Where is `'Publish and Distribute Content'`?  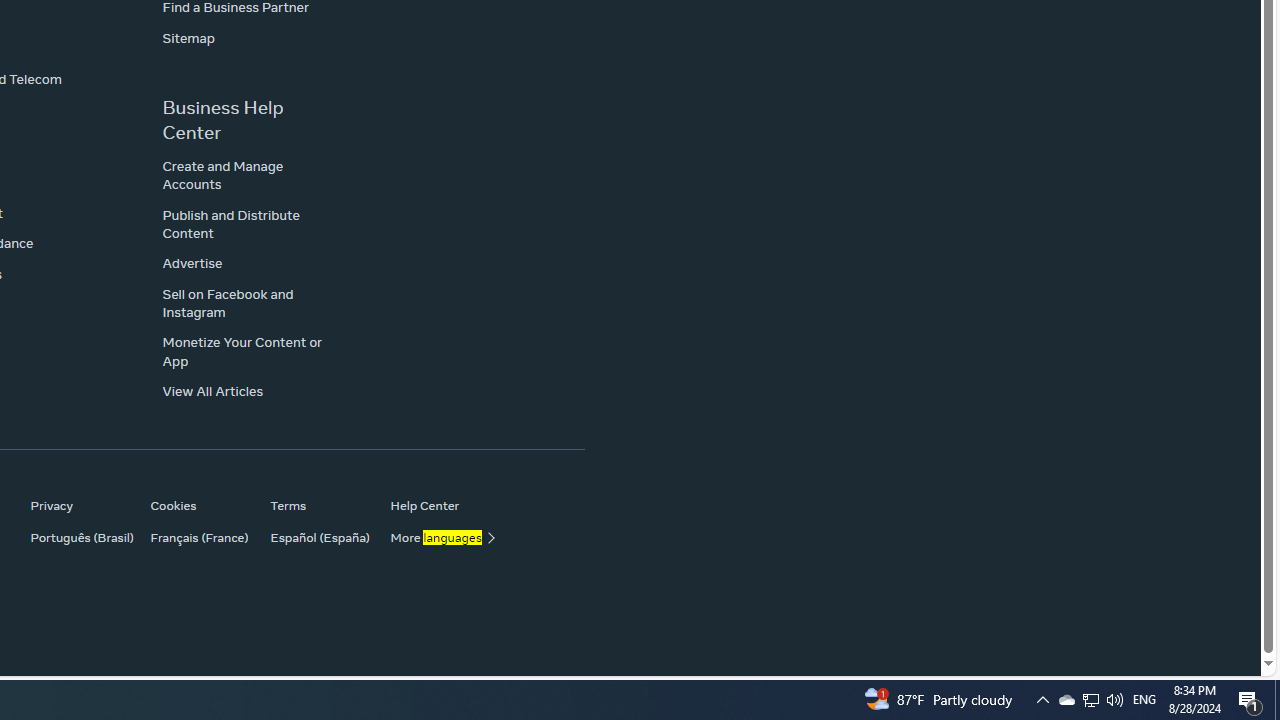
'Publish and Distribute Content' is located at coordinates (231, 223).